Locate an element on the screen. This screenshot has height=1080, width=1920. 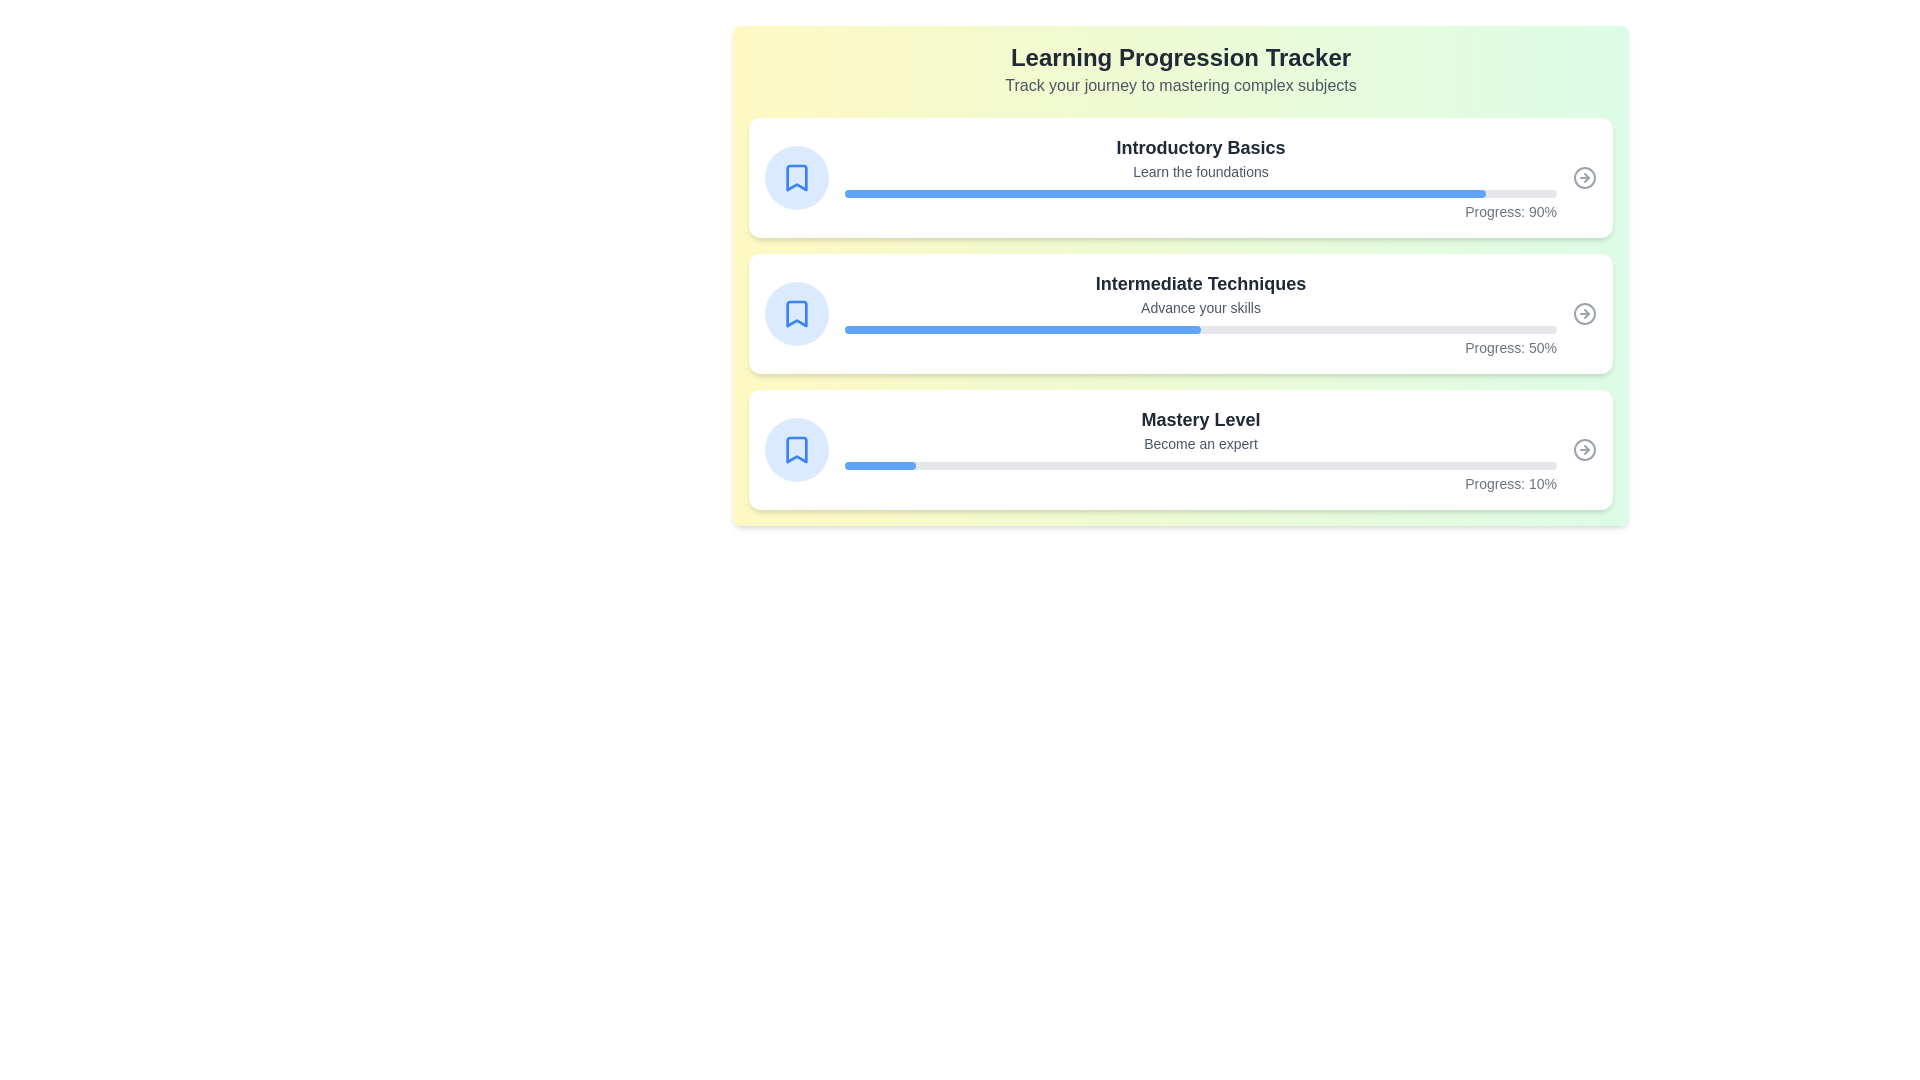
the Informational card with progress indicator for the 'Intermediate Techniques' learning module, which is the second card in a vertical stack of similar sections is located at coordinates (1200, 313).